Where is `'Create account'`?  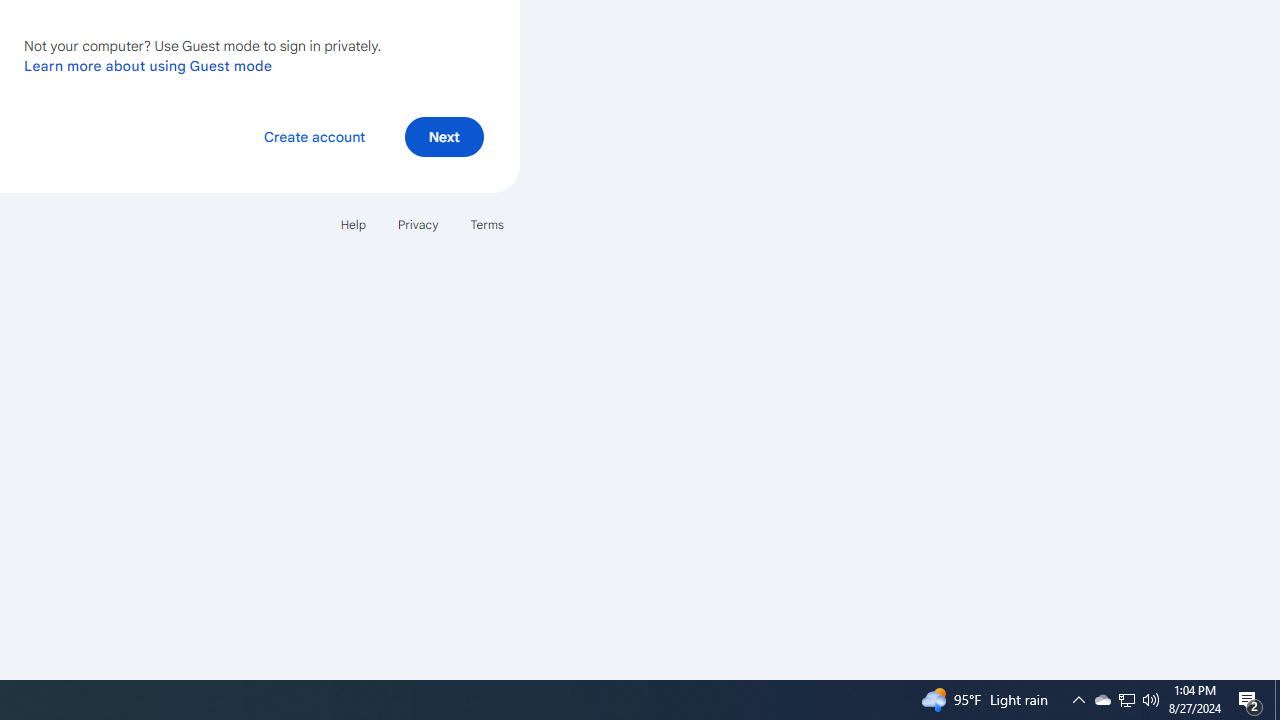
'Create account' is located at coordinates (313, 135).